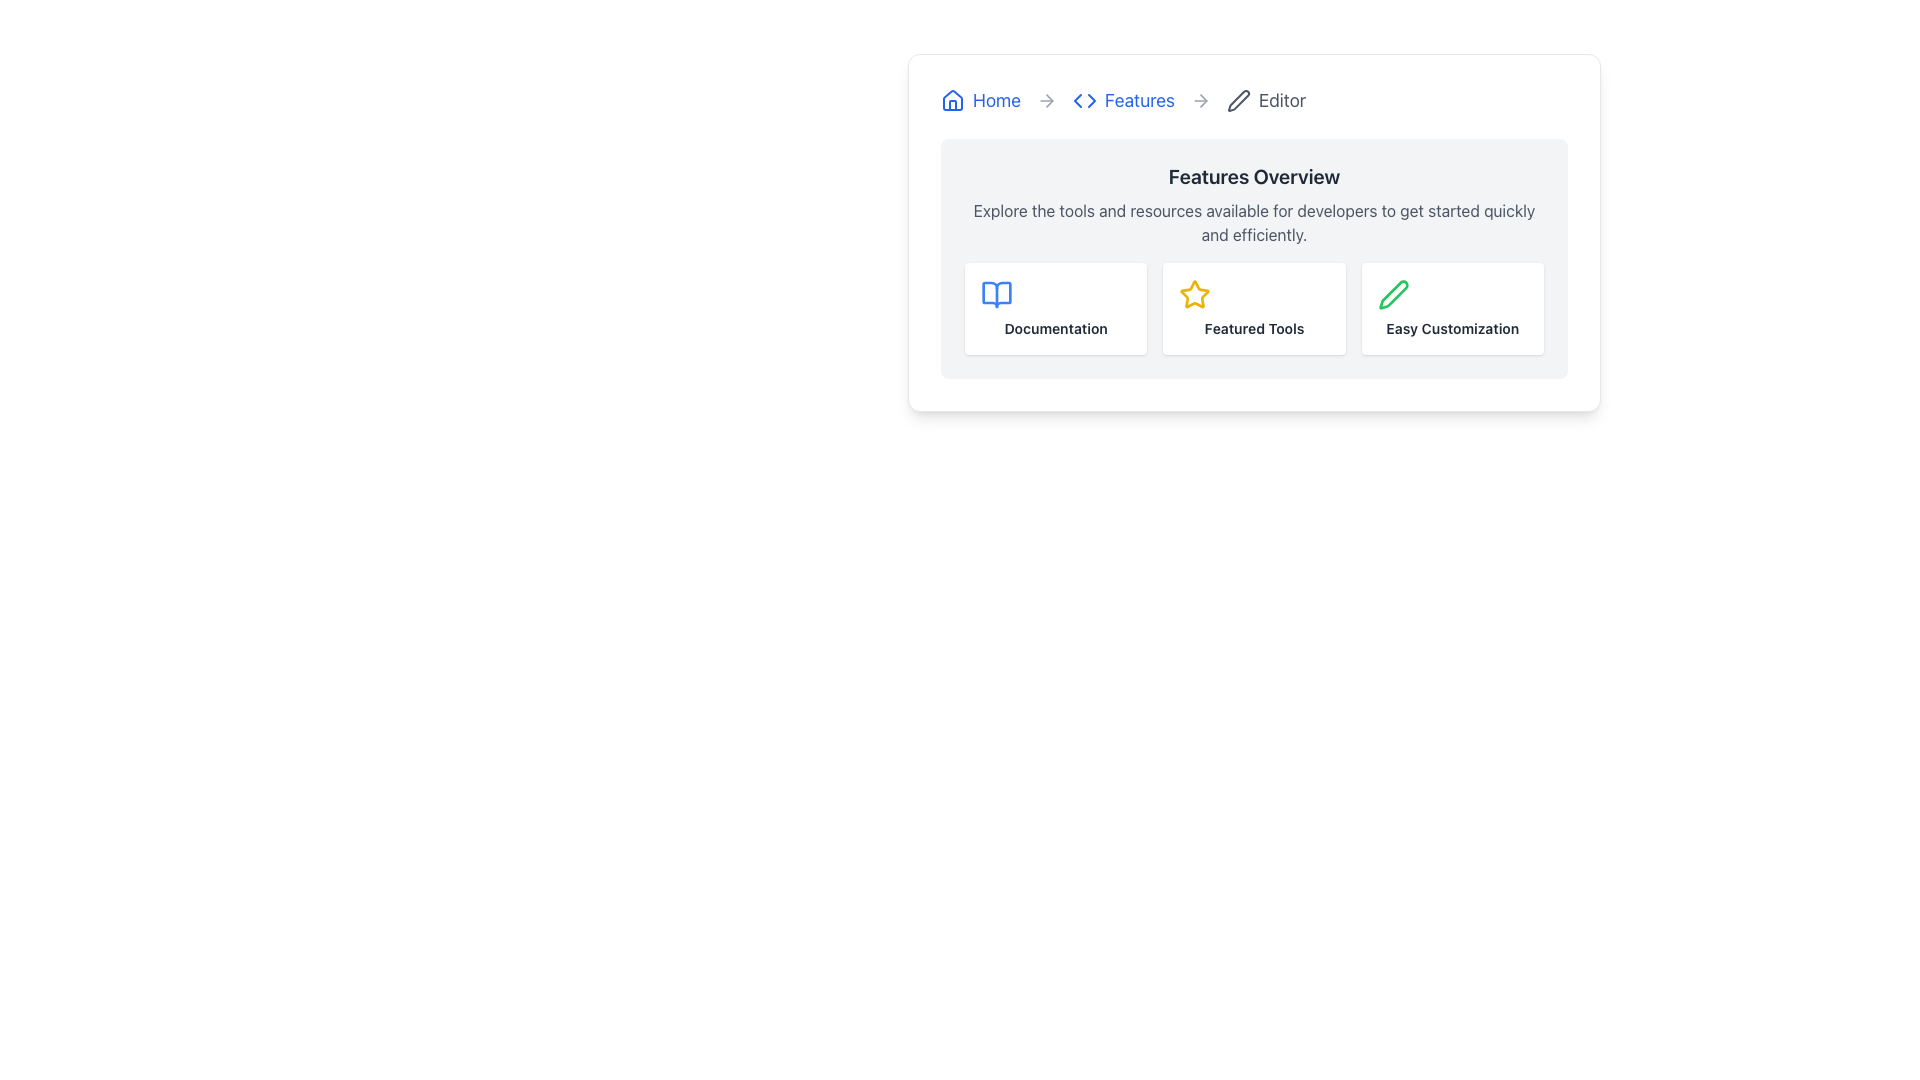  Describe the element at coordinates (1045, 100) in the screenshot. I see `the breadcrumb navigation arrow icon located between 'Home' and 'Features'` at that location.